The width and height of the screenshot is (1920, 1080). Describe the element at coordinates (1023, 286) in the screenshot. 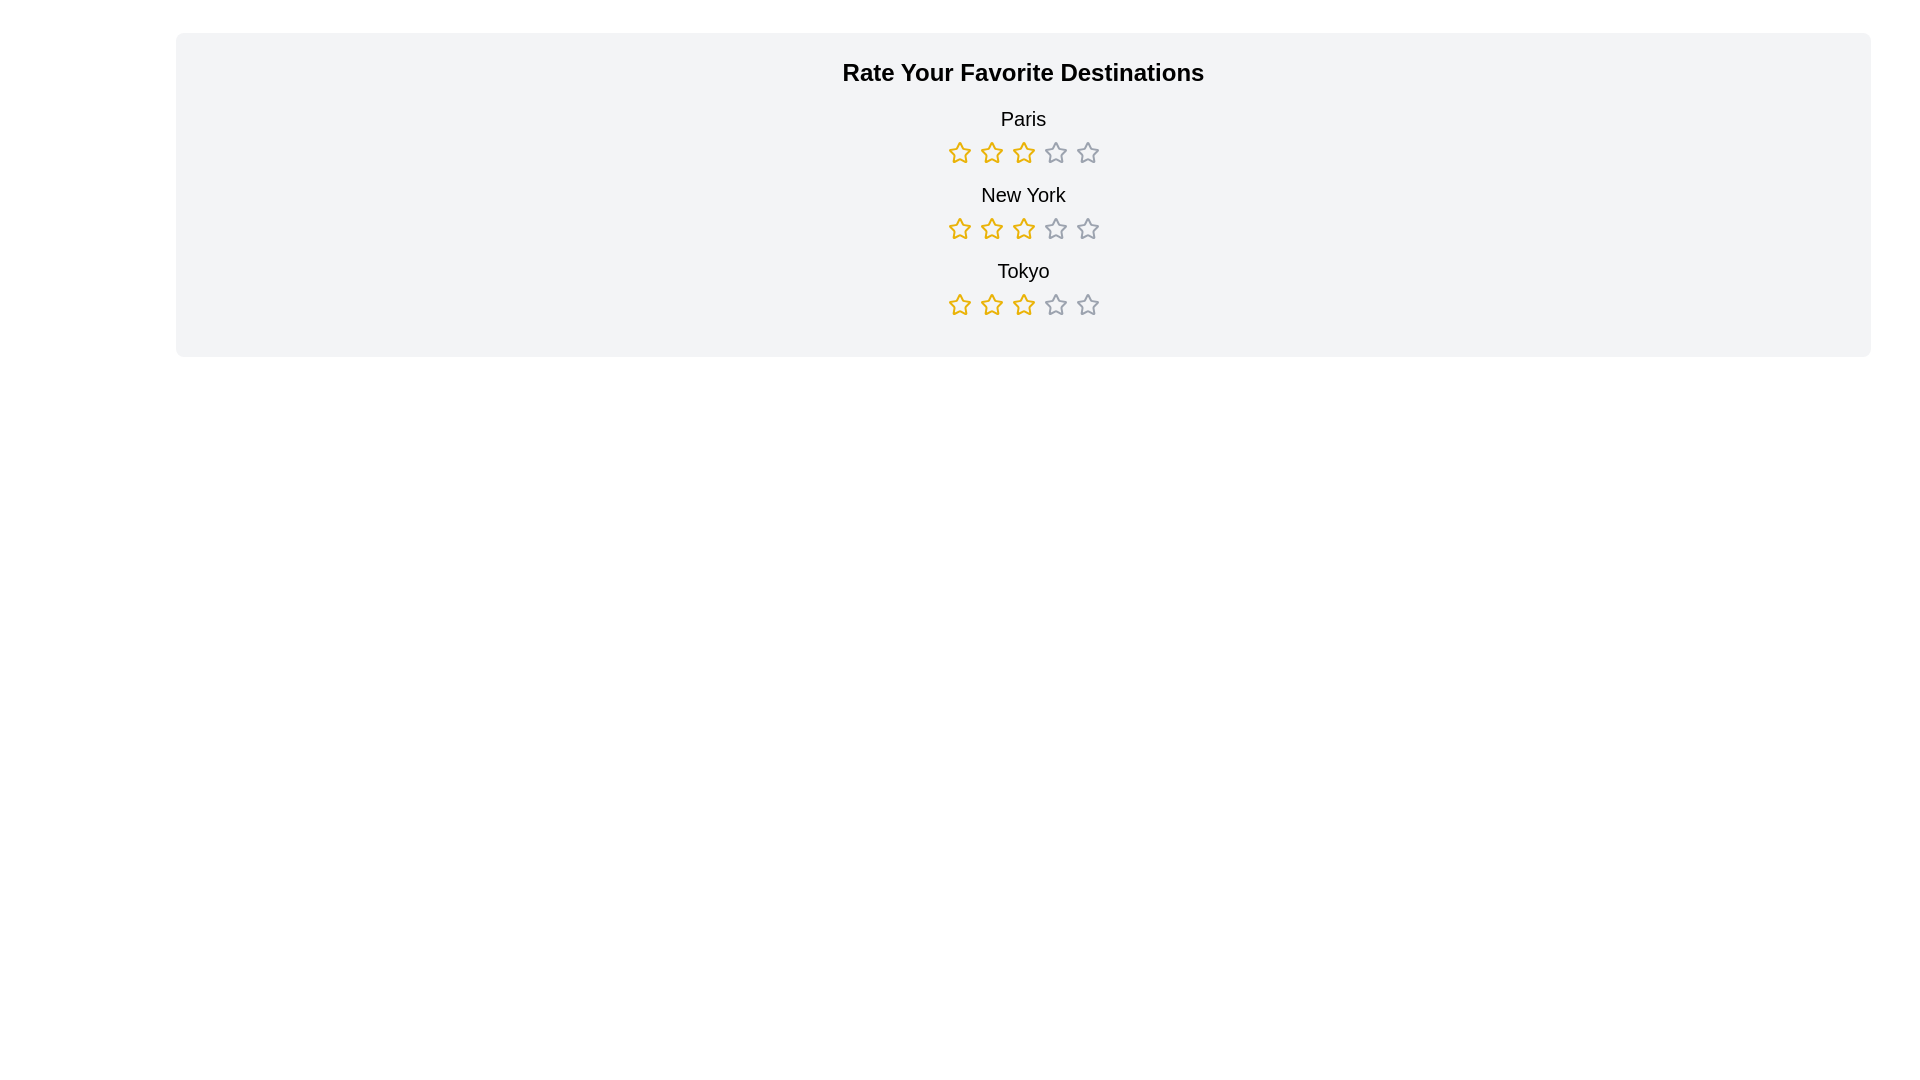

I see `a star in the Rating component for the city 'Tokyo' to update the rating` at that location.